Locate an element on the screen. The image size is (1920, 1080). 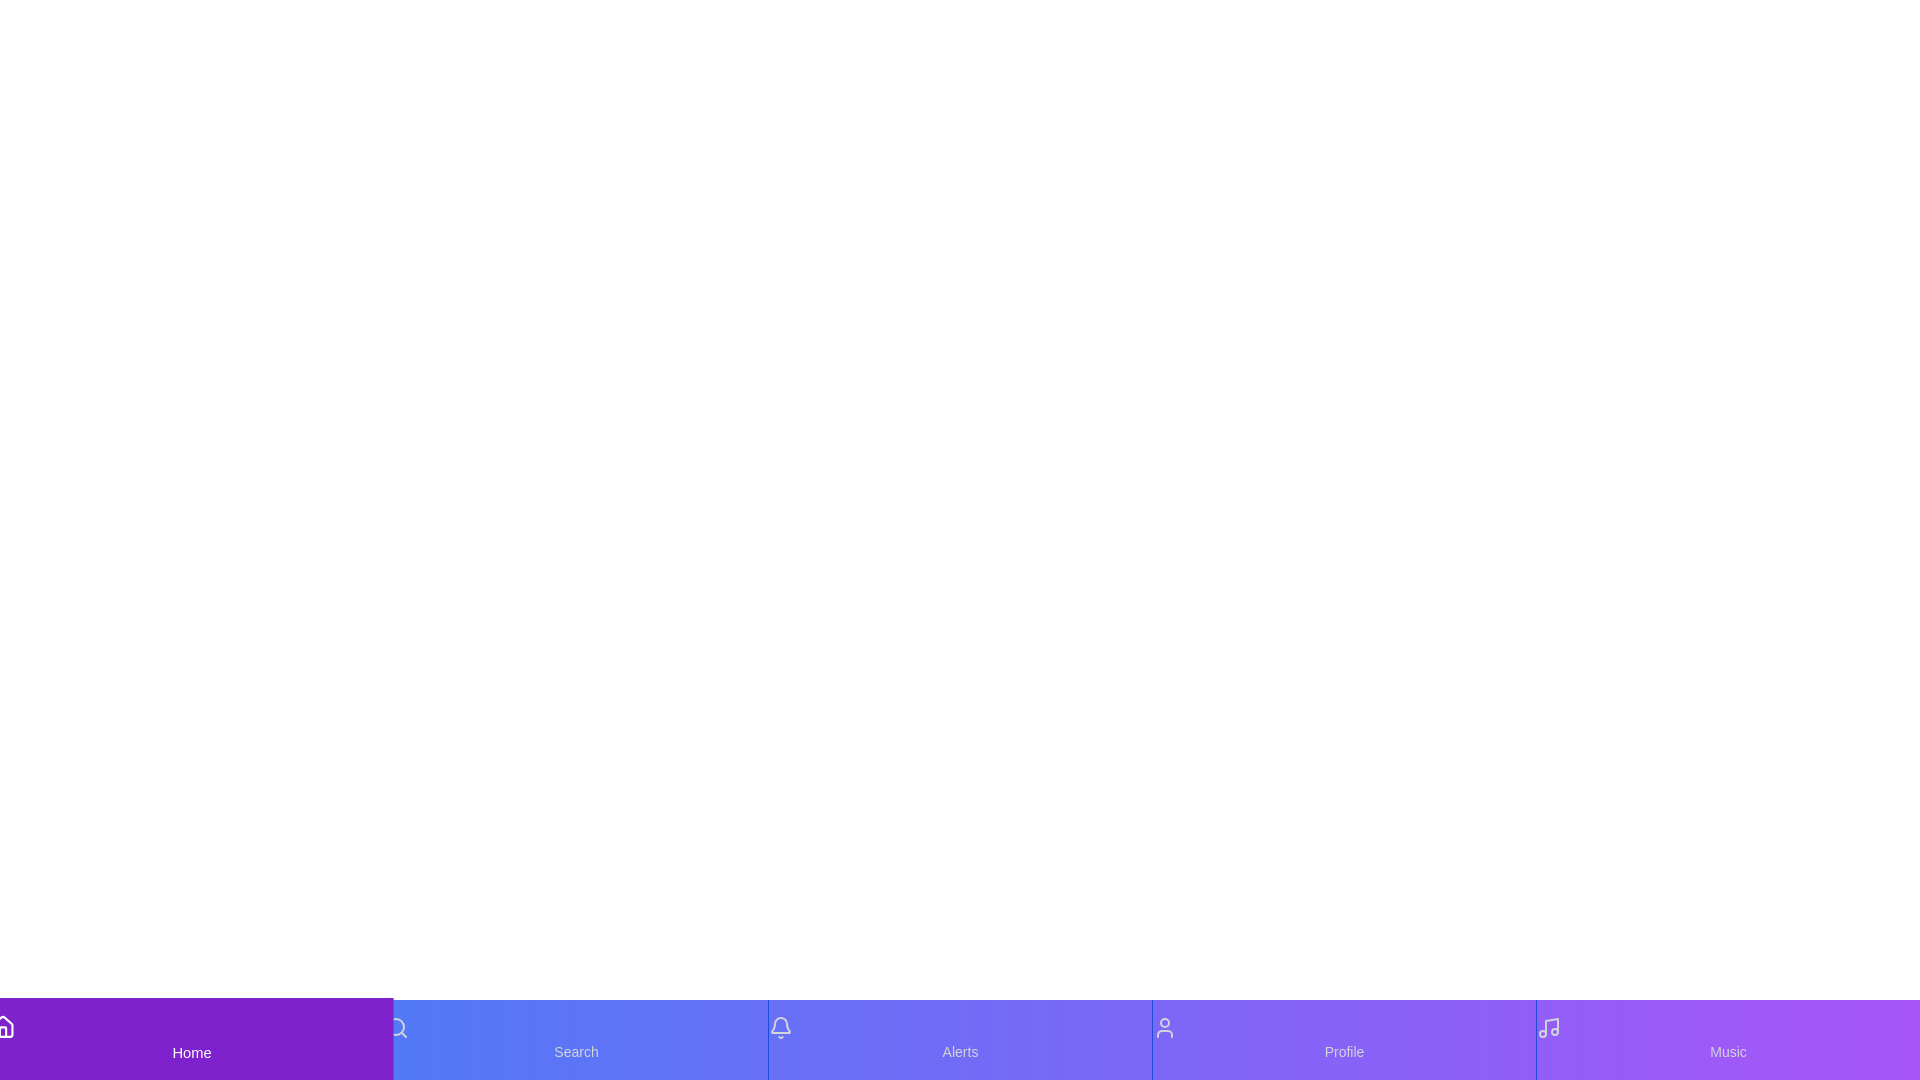
the Music tab in the bottom navigation bar is located at coordinates (1727, 1039).